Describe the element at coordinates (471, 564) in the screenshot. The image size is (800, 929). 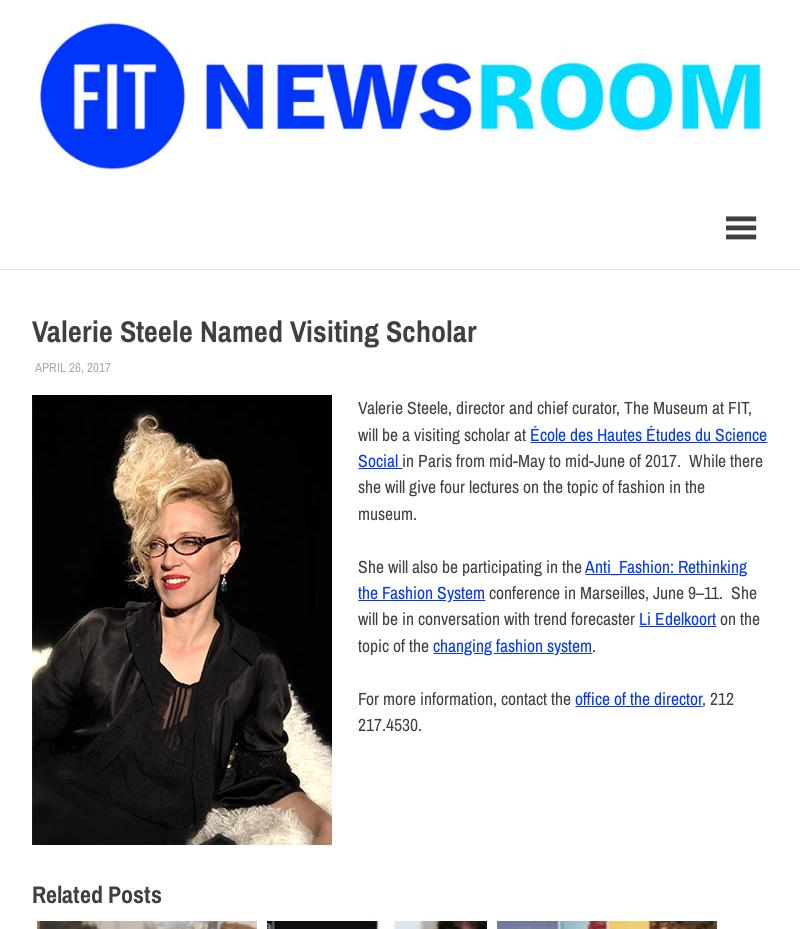
I see `'She will also be participating in the'` at that location.